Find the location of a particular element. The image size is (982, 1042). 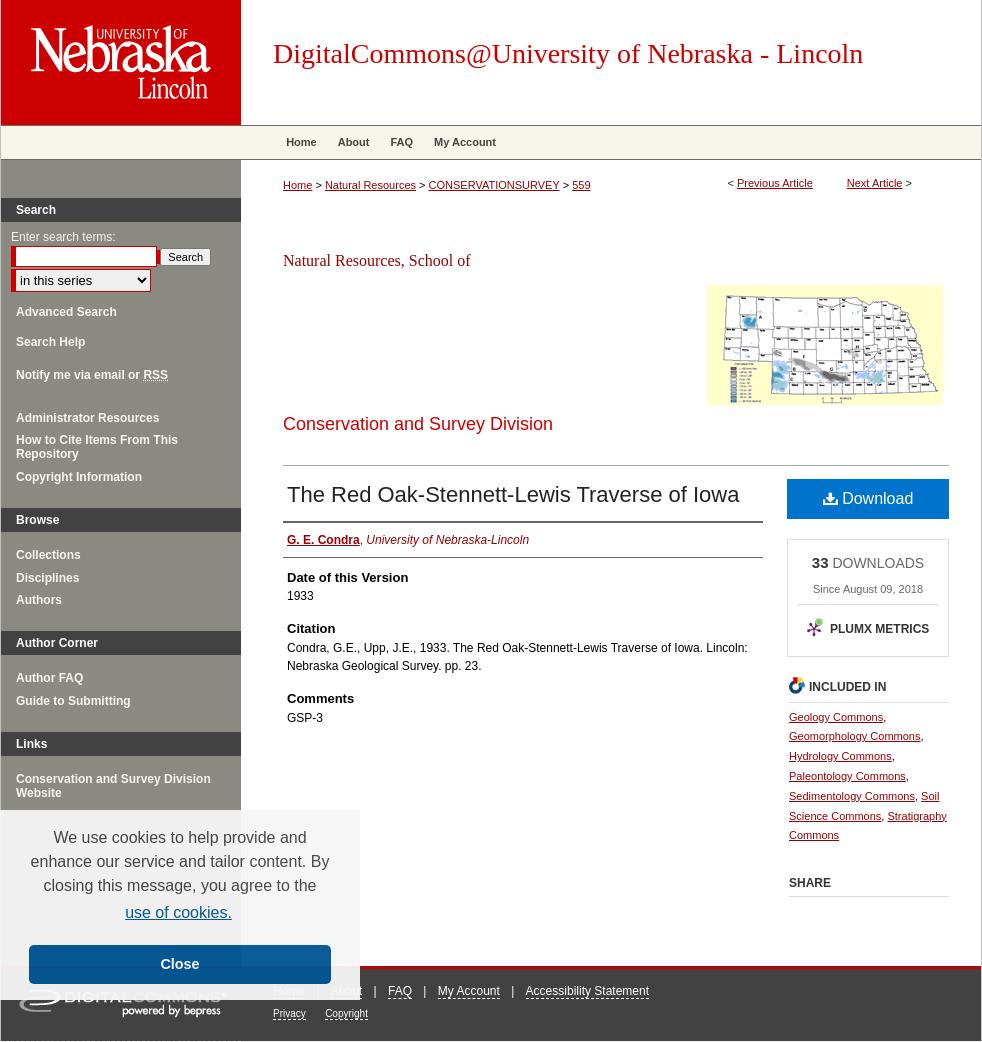

'DOWNLOADS' is located at coordinates (876, 560).